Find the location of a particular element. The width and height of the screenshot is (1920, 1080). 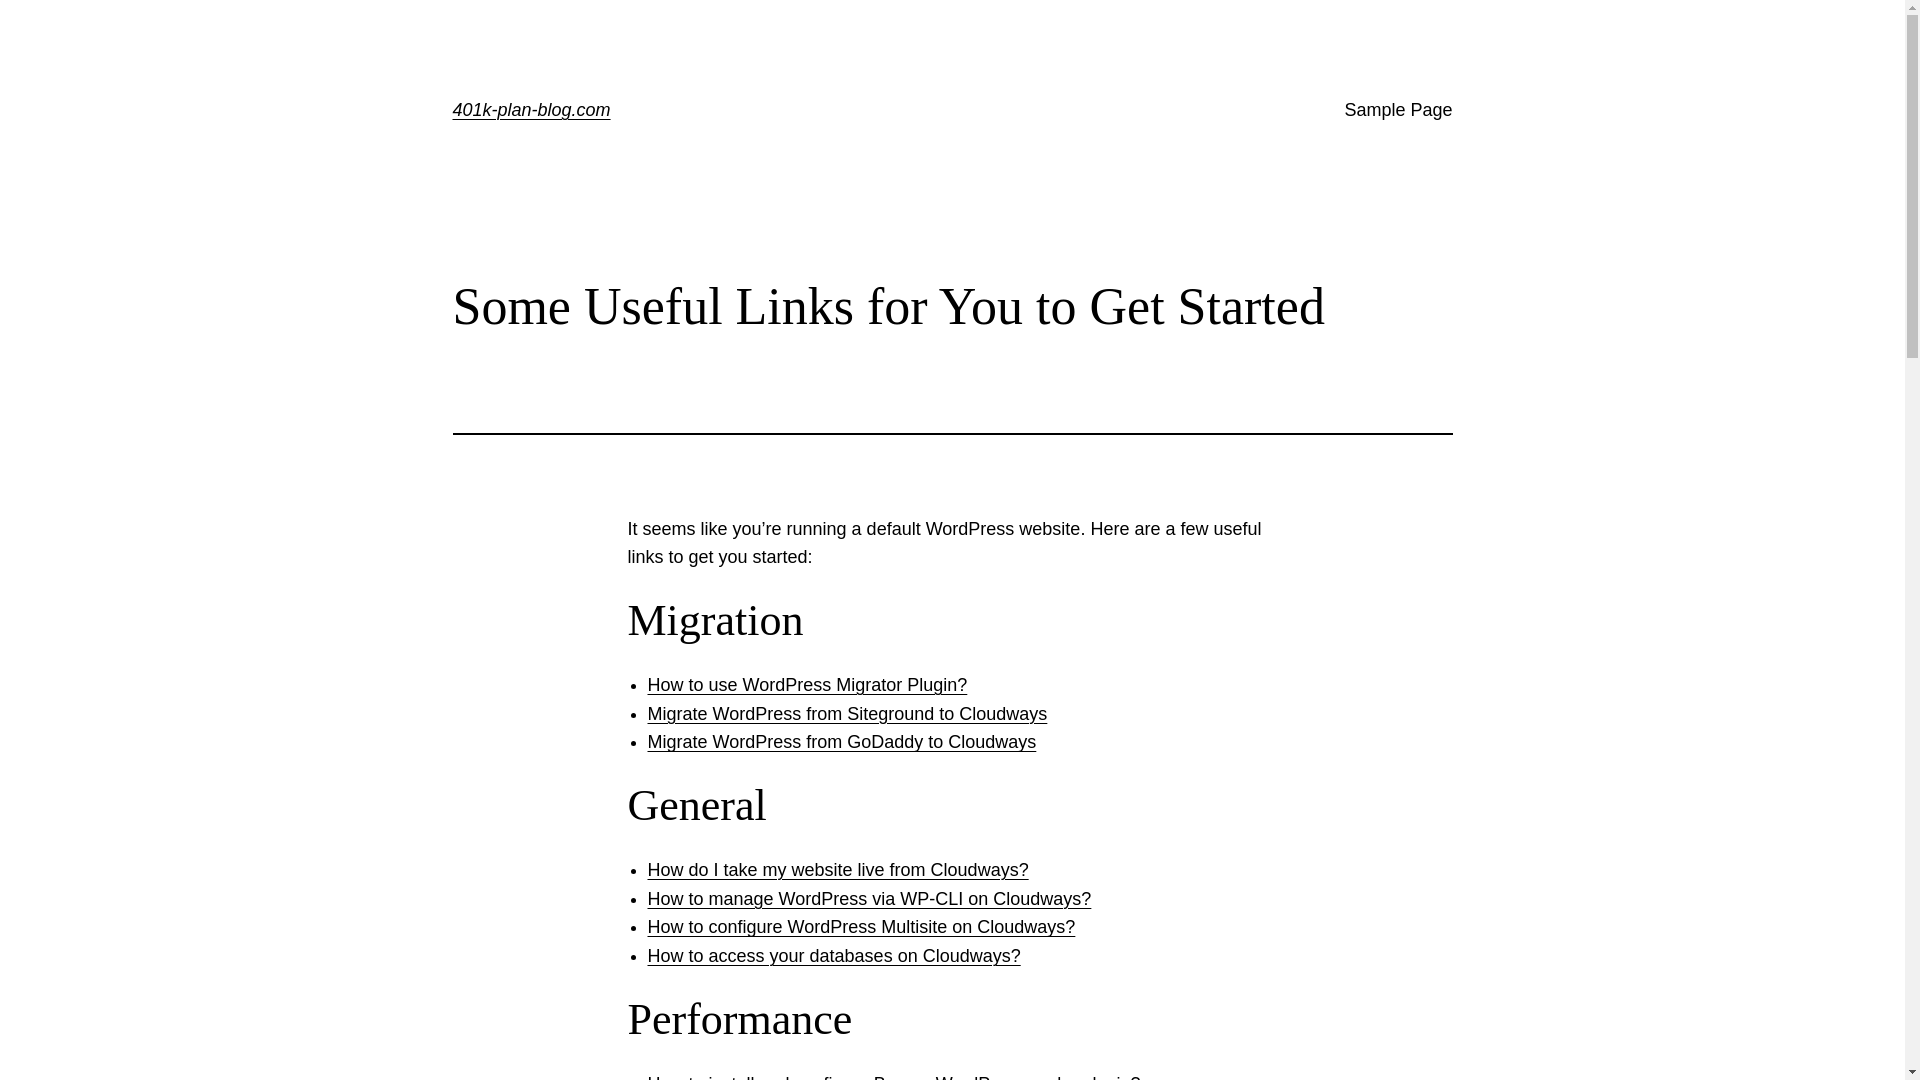

'How do I take my website live from Cloudways?' is located at coordinates (838, 869).